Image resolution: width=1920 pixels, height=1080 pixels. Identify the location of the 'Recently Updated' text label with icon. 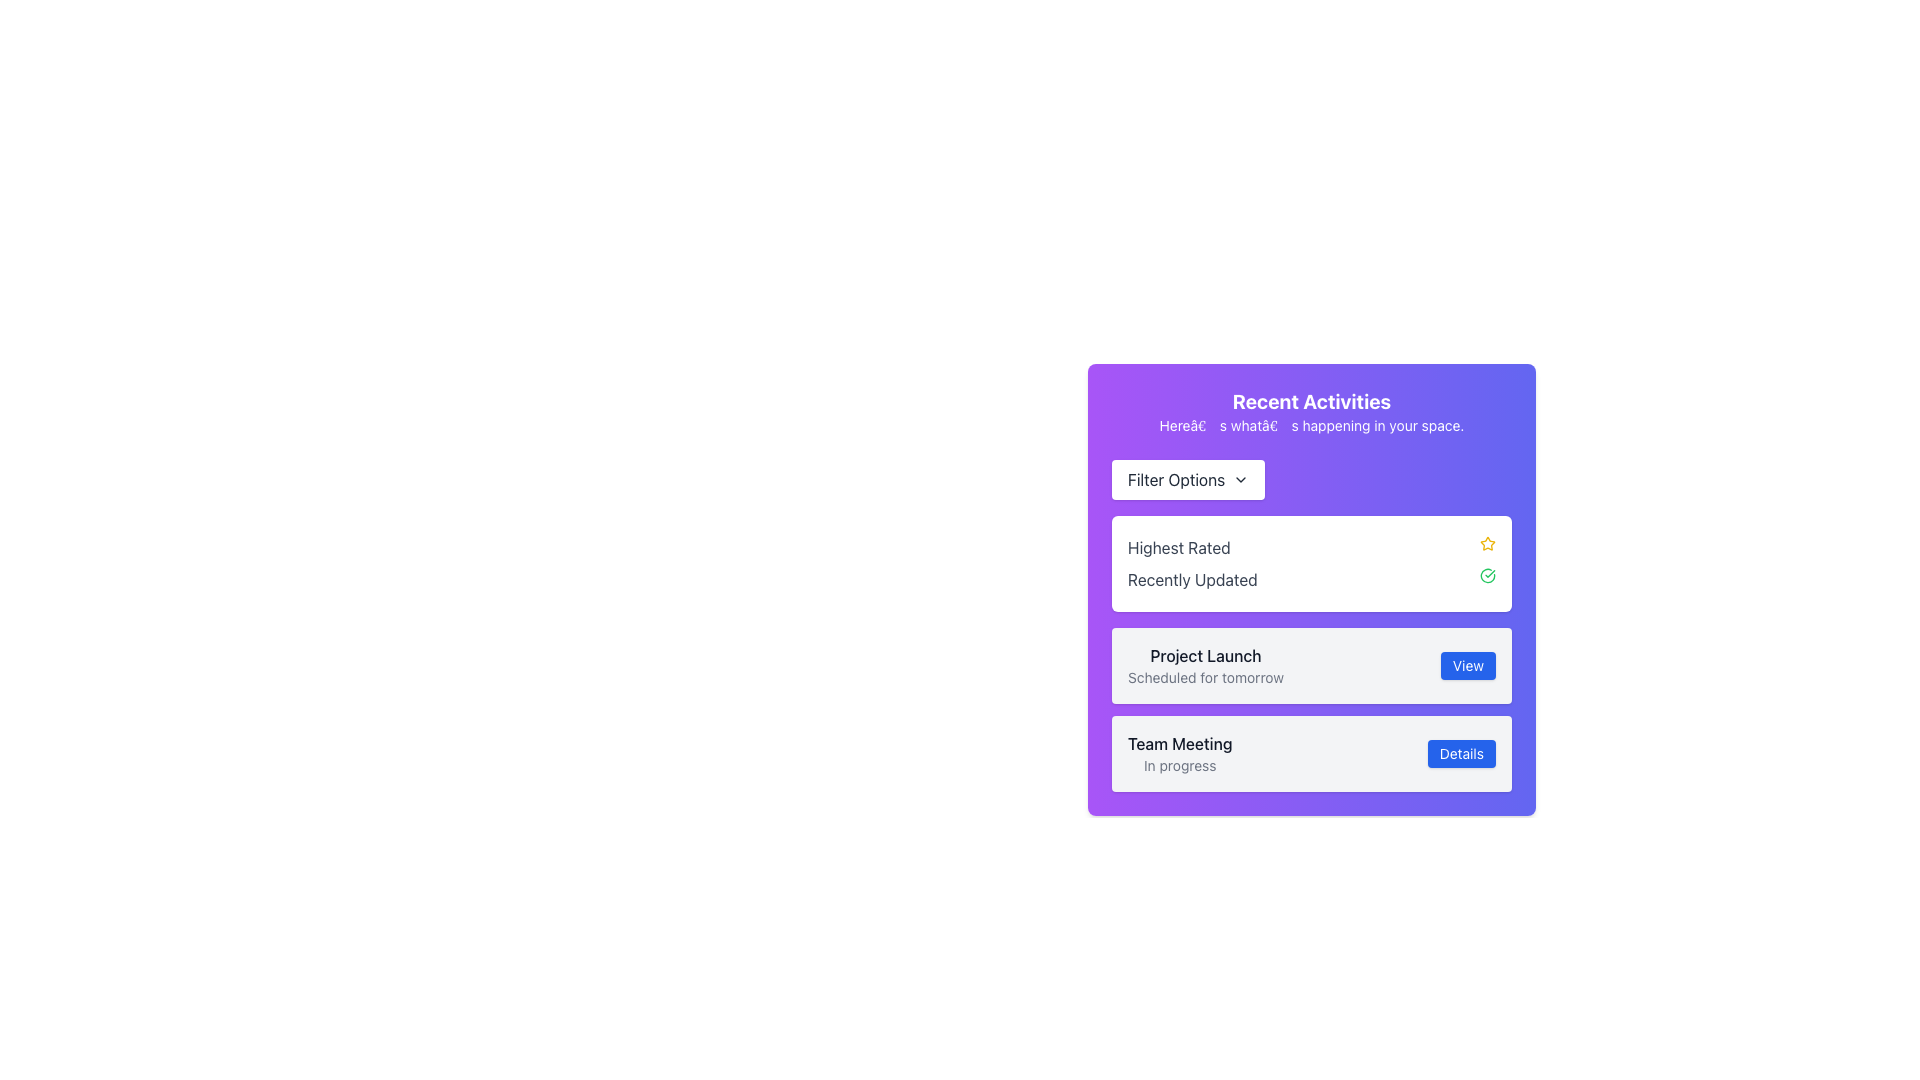
(1311, 579).